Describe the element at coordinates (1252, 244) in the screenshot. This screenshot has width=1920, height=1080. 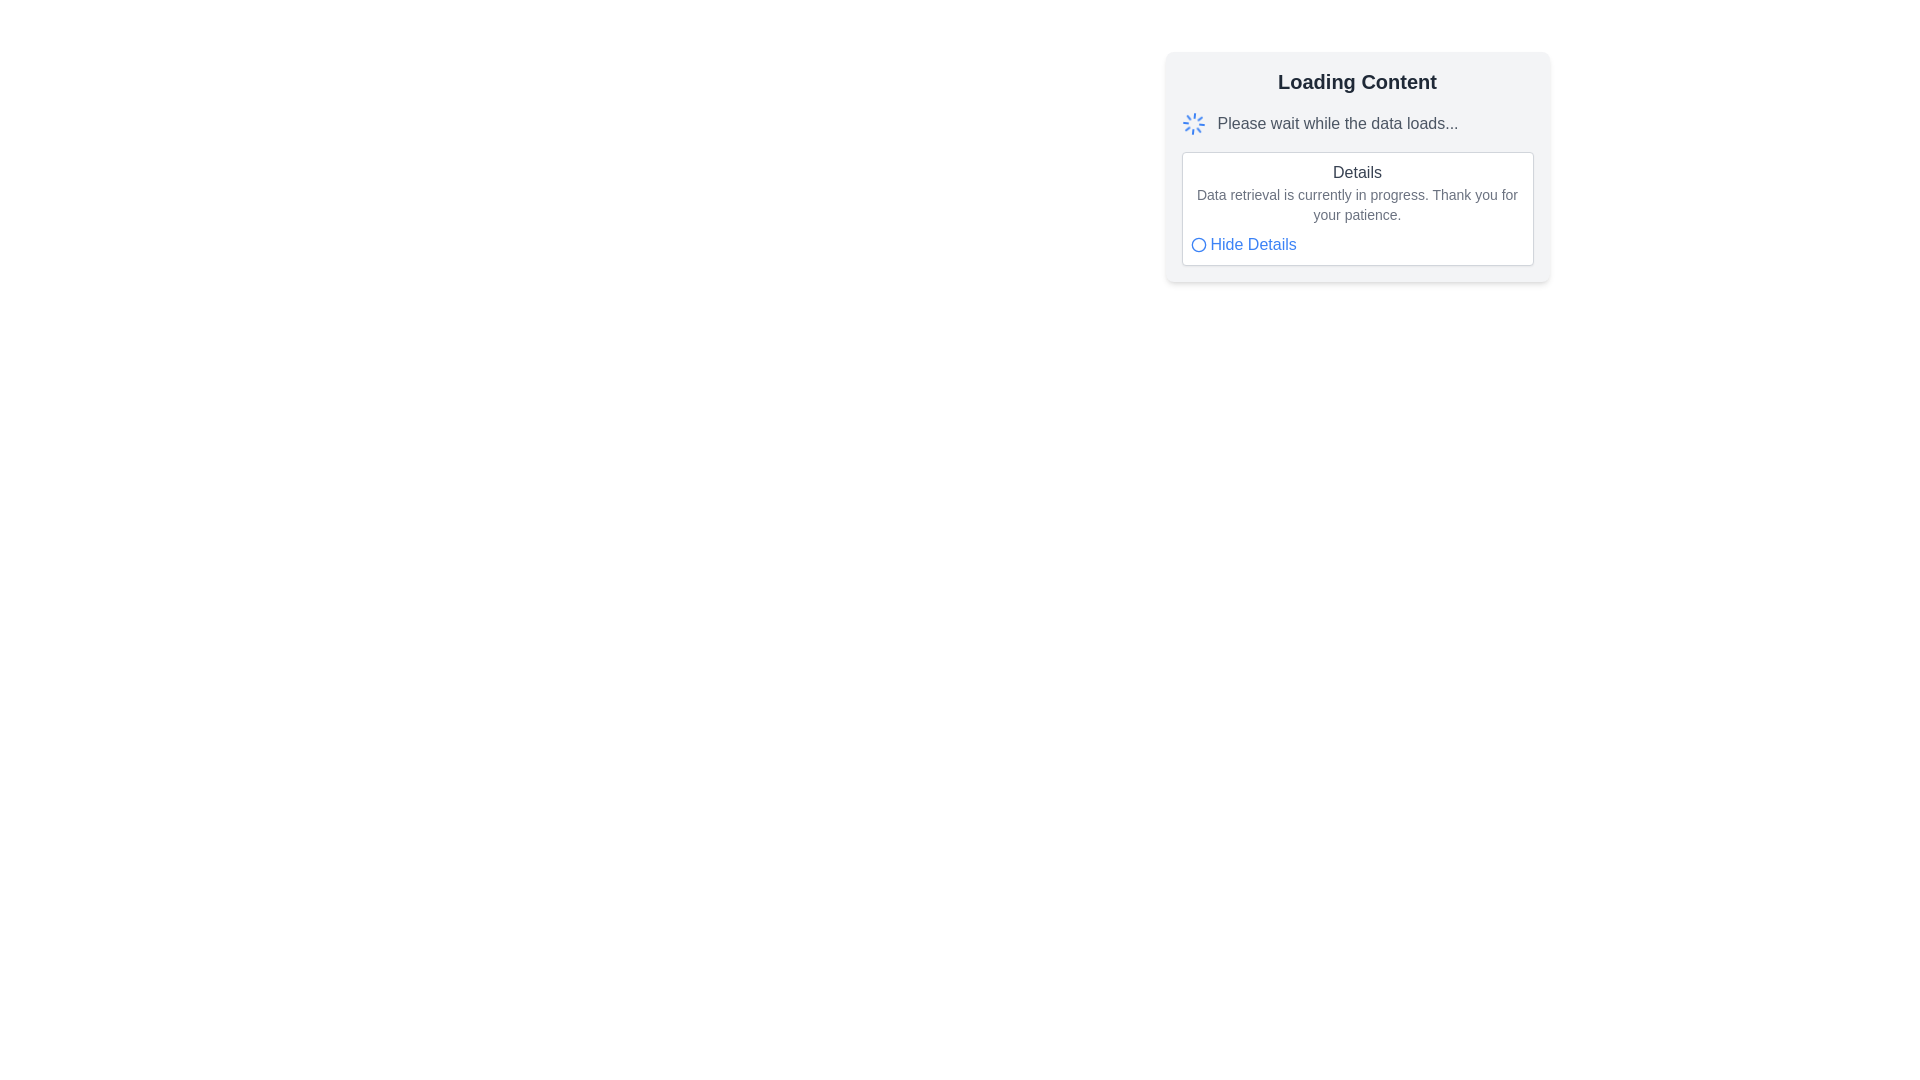
I see `the interactive text link located near the center right of the interface, directly below the 'Details' header` at that location.